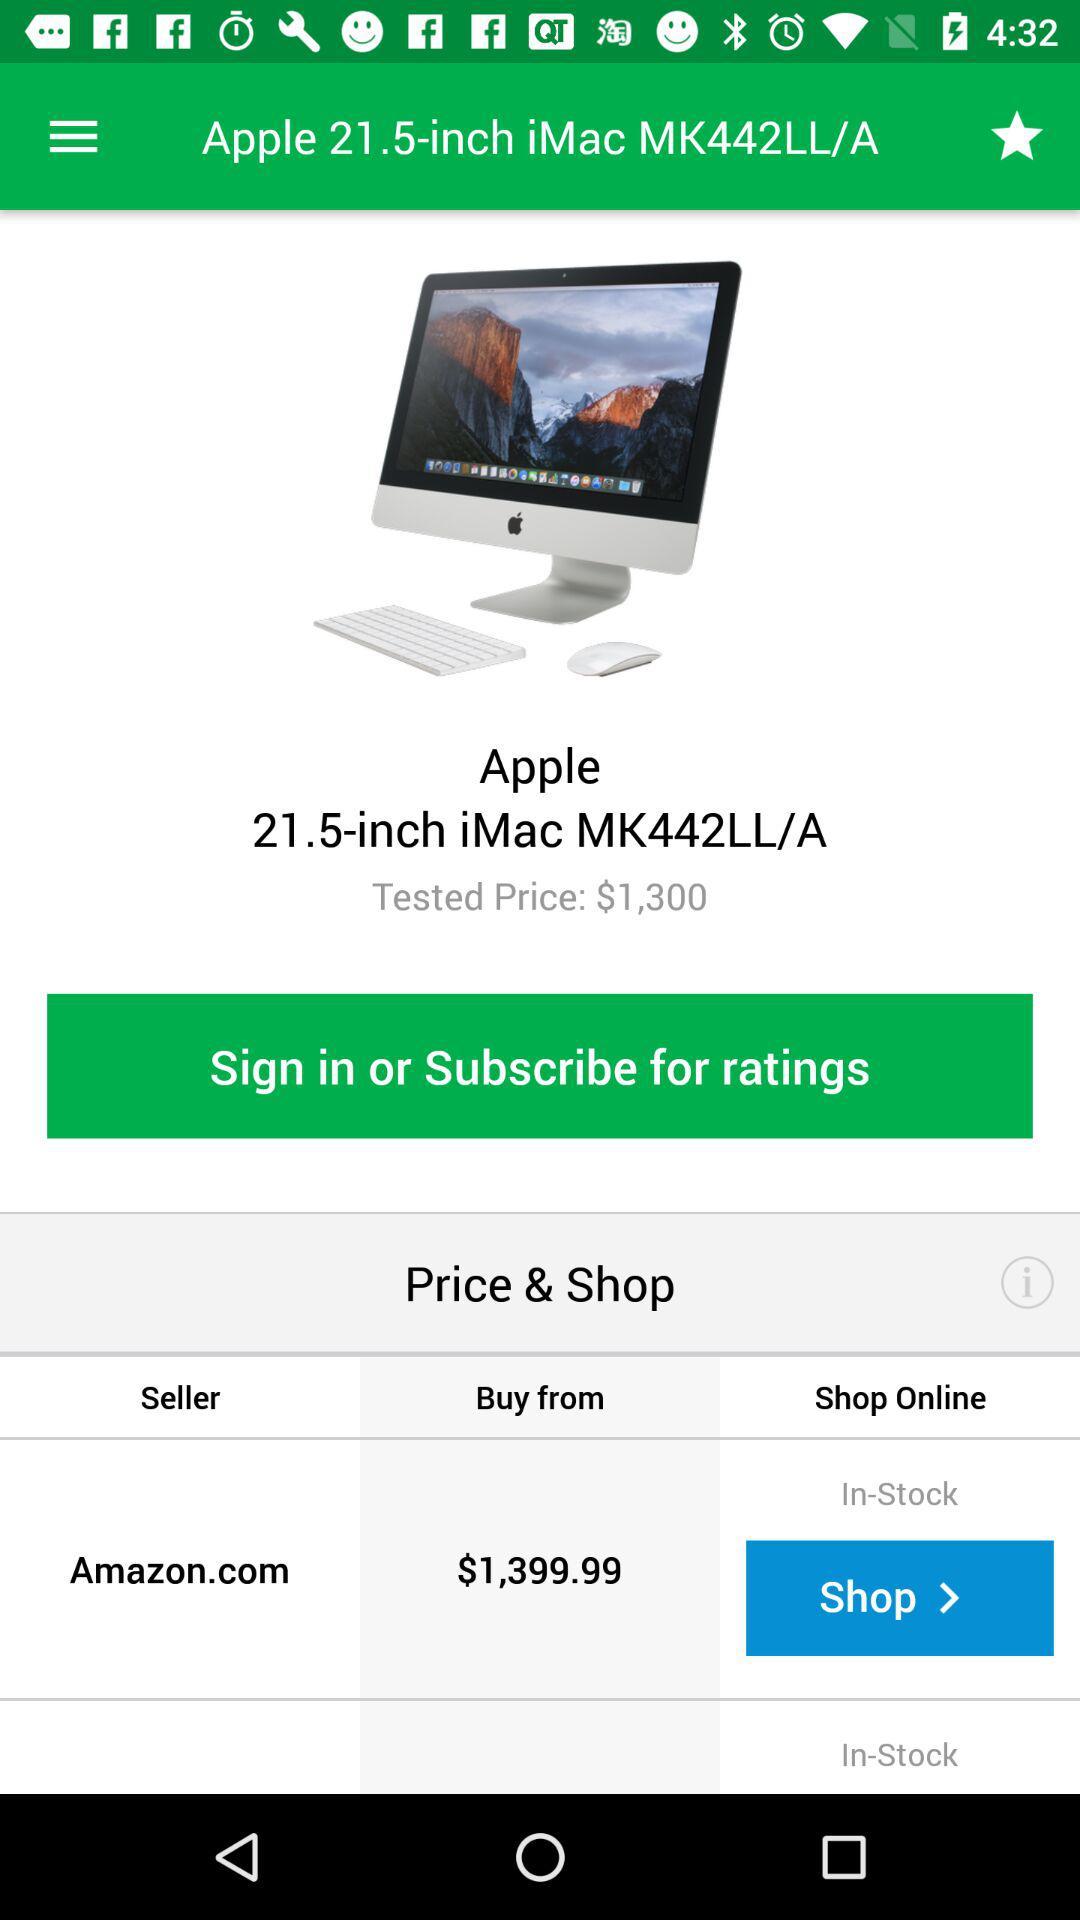 This screenshot has width=1080, height=1920. I want to click on the item to the left of apple 21 5 icon, so click(72, 135).